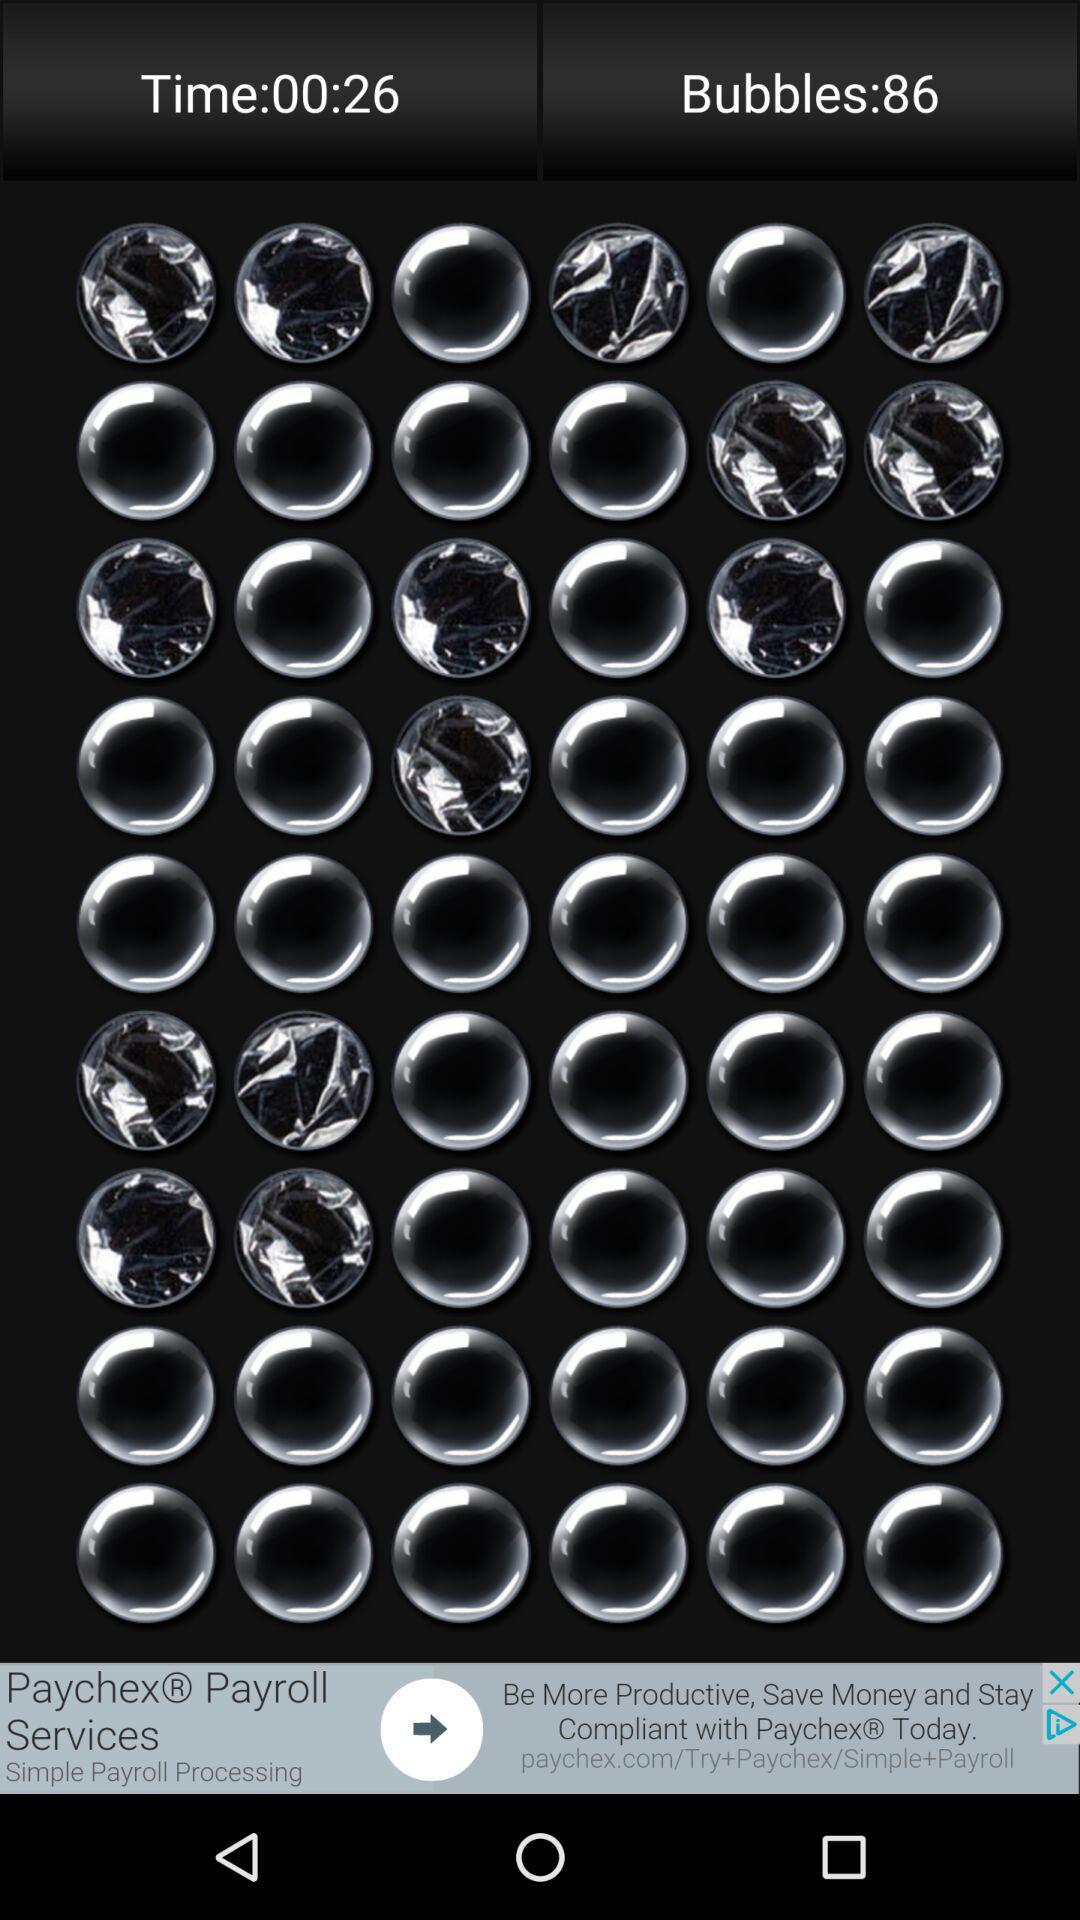 This screenshot has width=1080, height=1920. What do you see at coordinates (933, 988) in the screenshot?
I see `the refresh icon` at bounding box center [933, 988].